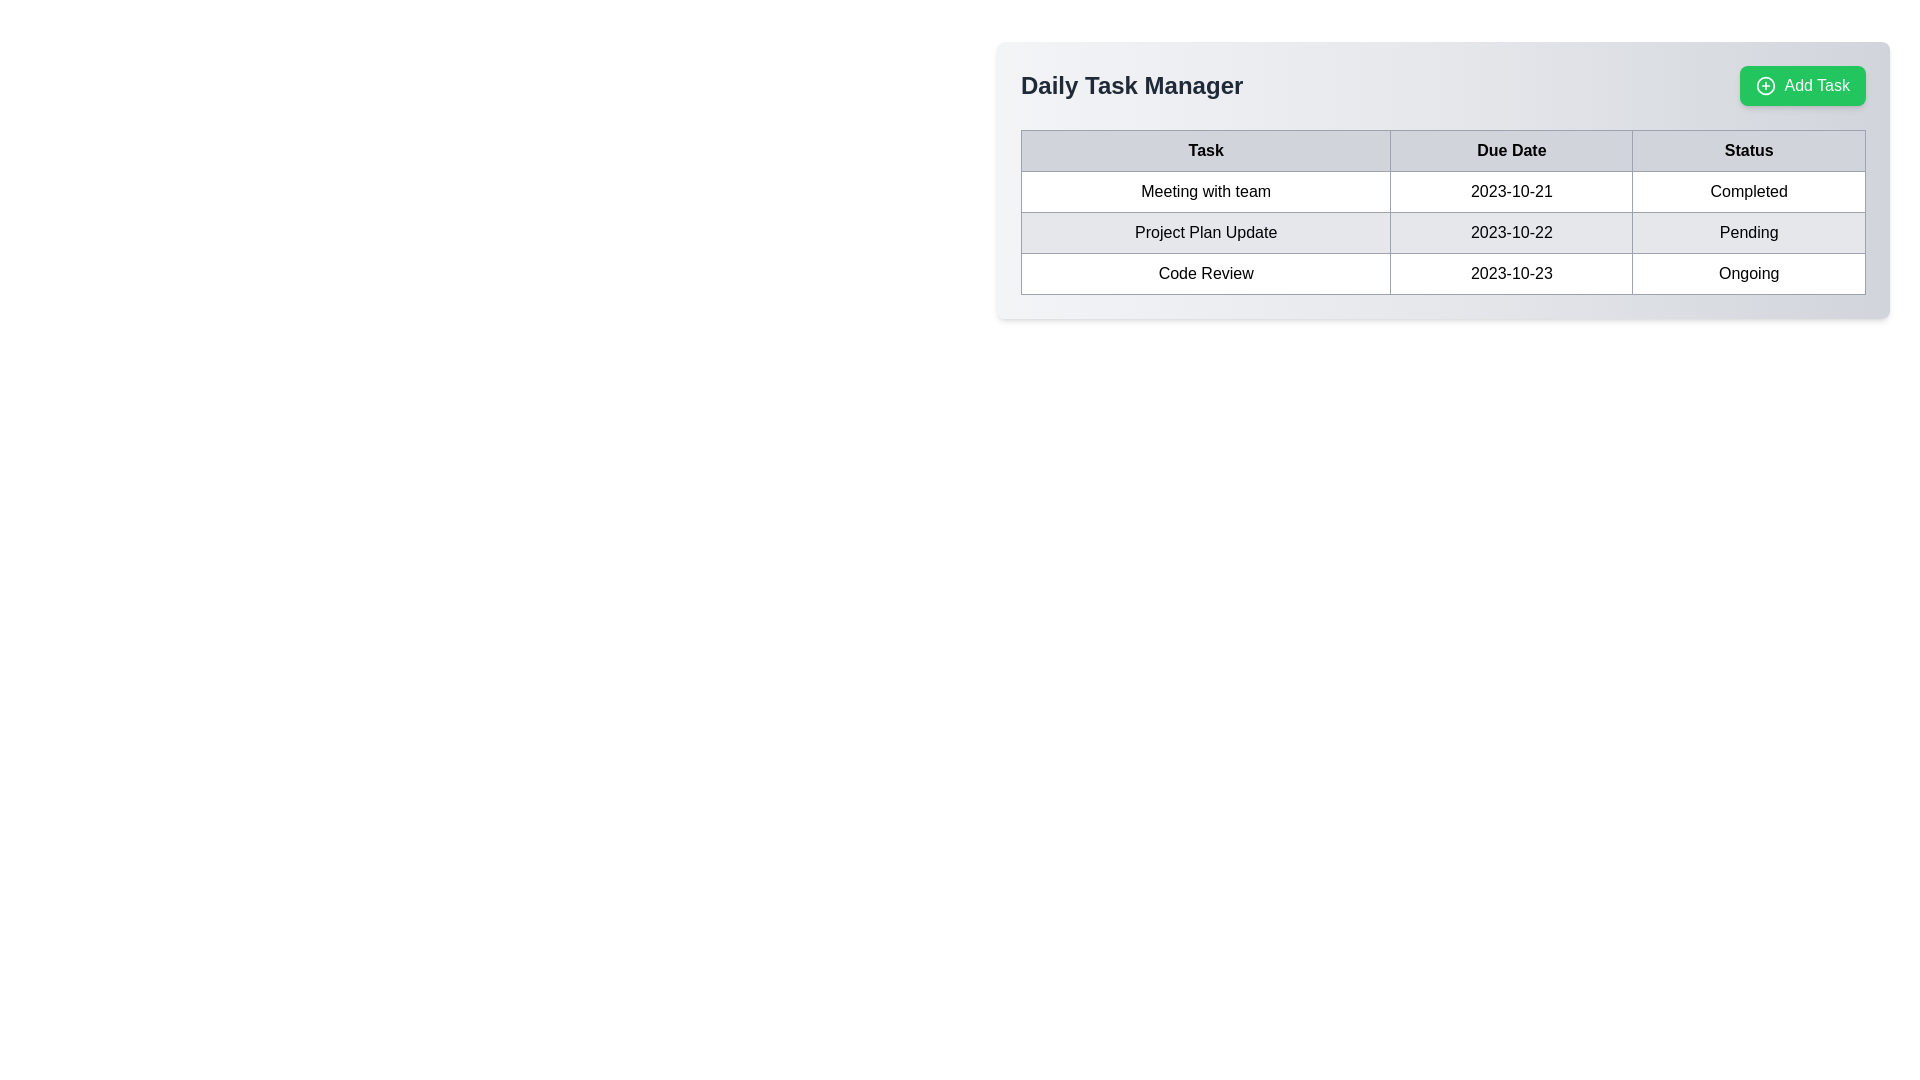  I want to click on the 'Status' label, which is a rectangular cell with a light gray background and black center-aligned text, positioned far-right in a horizontal row of cells, so click(1748, 149).